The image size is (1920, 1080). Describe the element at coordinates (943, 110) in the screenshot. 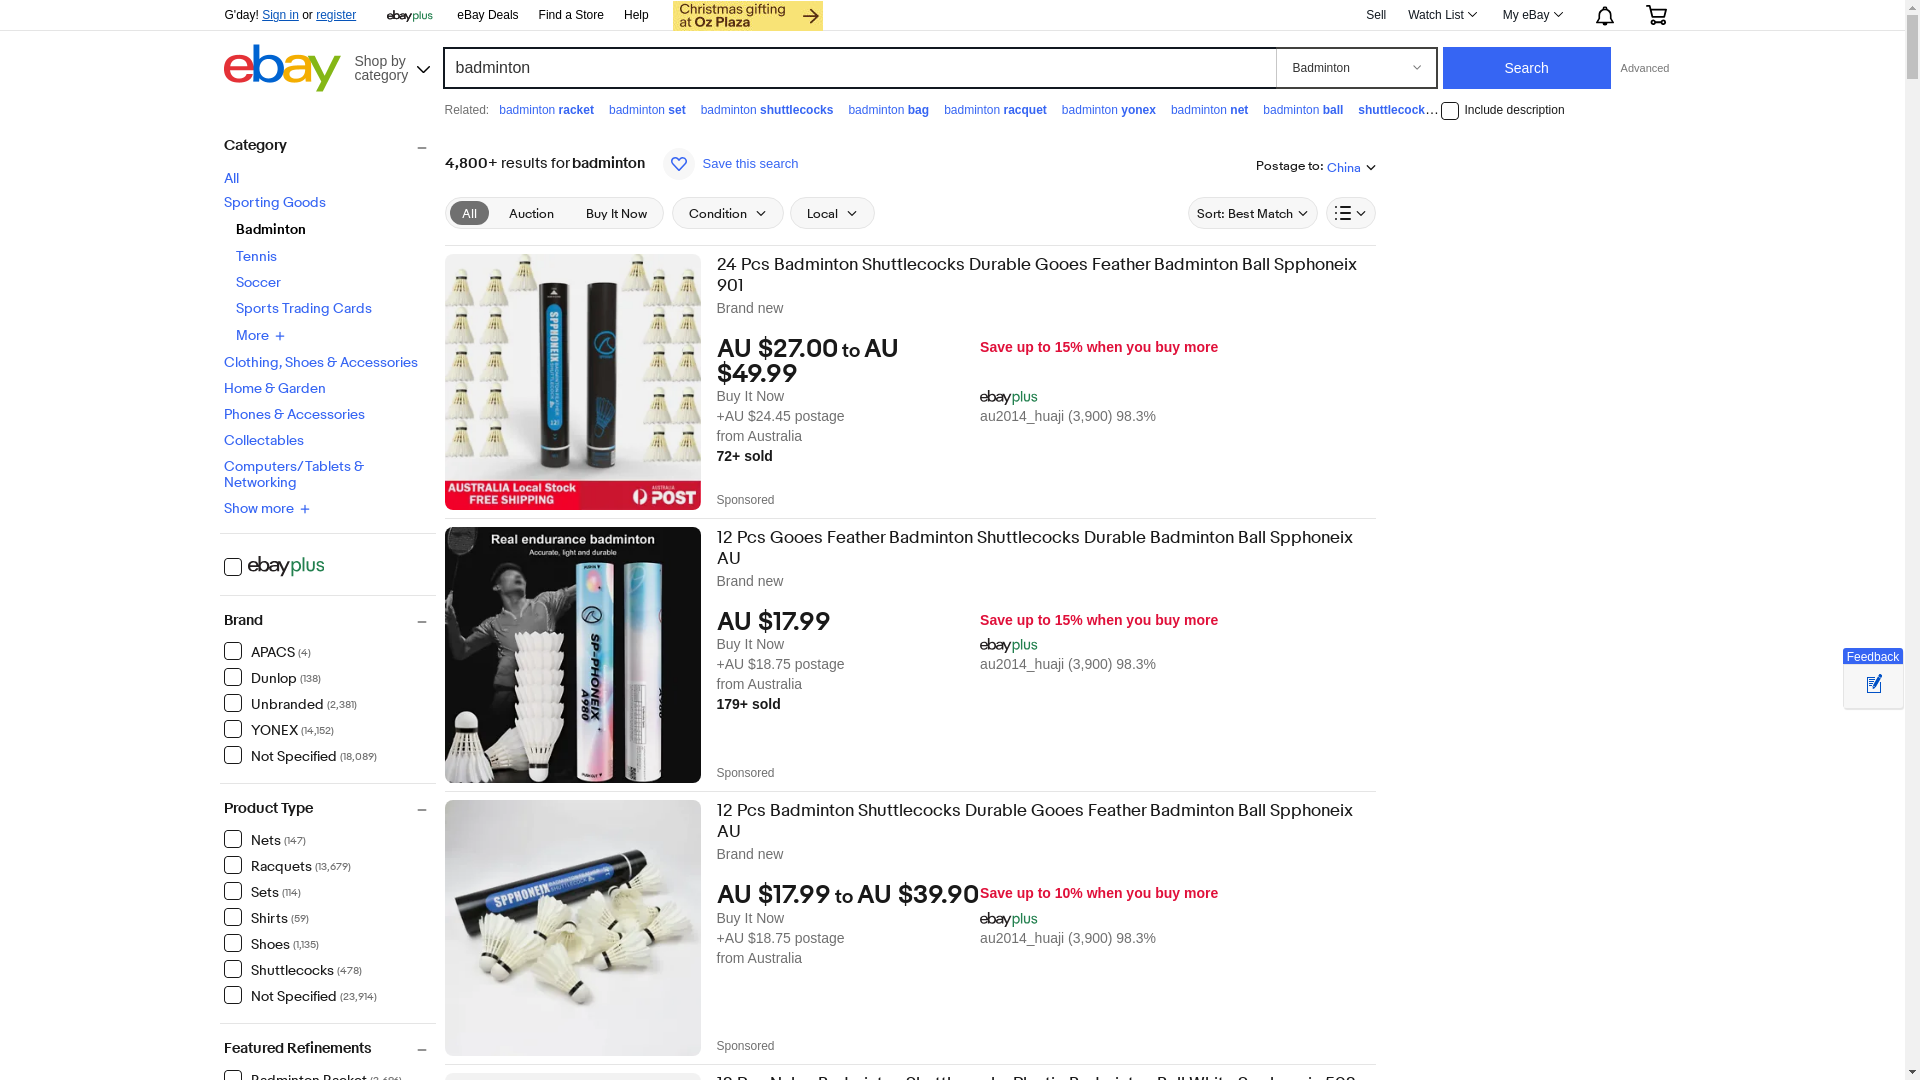

I see `'badminton racquet'` at that location.